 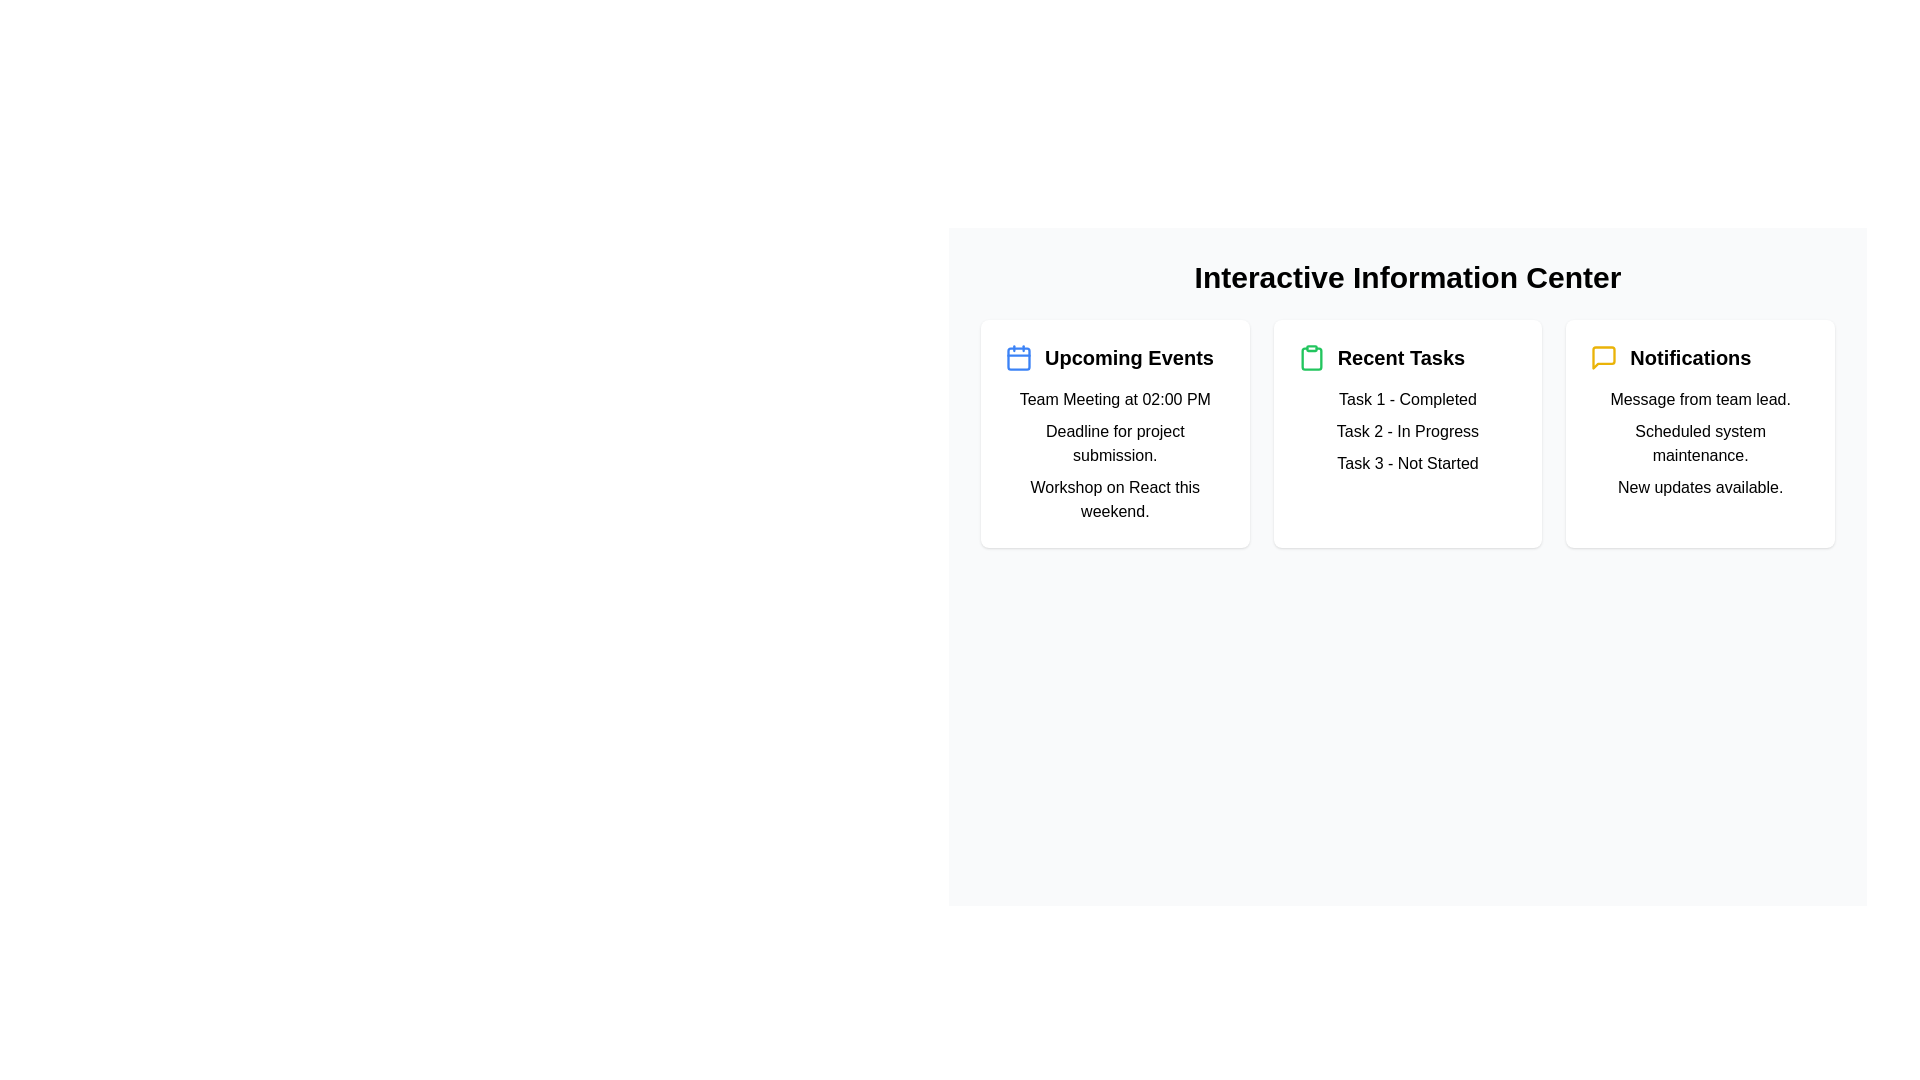 I want to click on the 'Notifications' label styled in bold, adjacent to a yellow speech bubble icon, located within the rightmost white card under the 'Interactive Information Center' title, so click(x=1699, y=357).